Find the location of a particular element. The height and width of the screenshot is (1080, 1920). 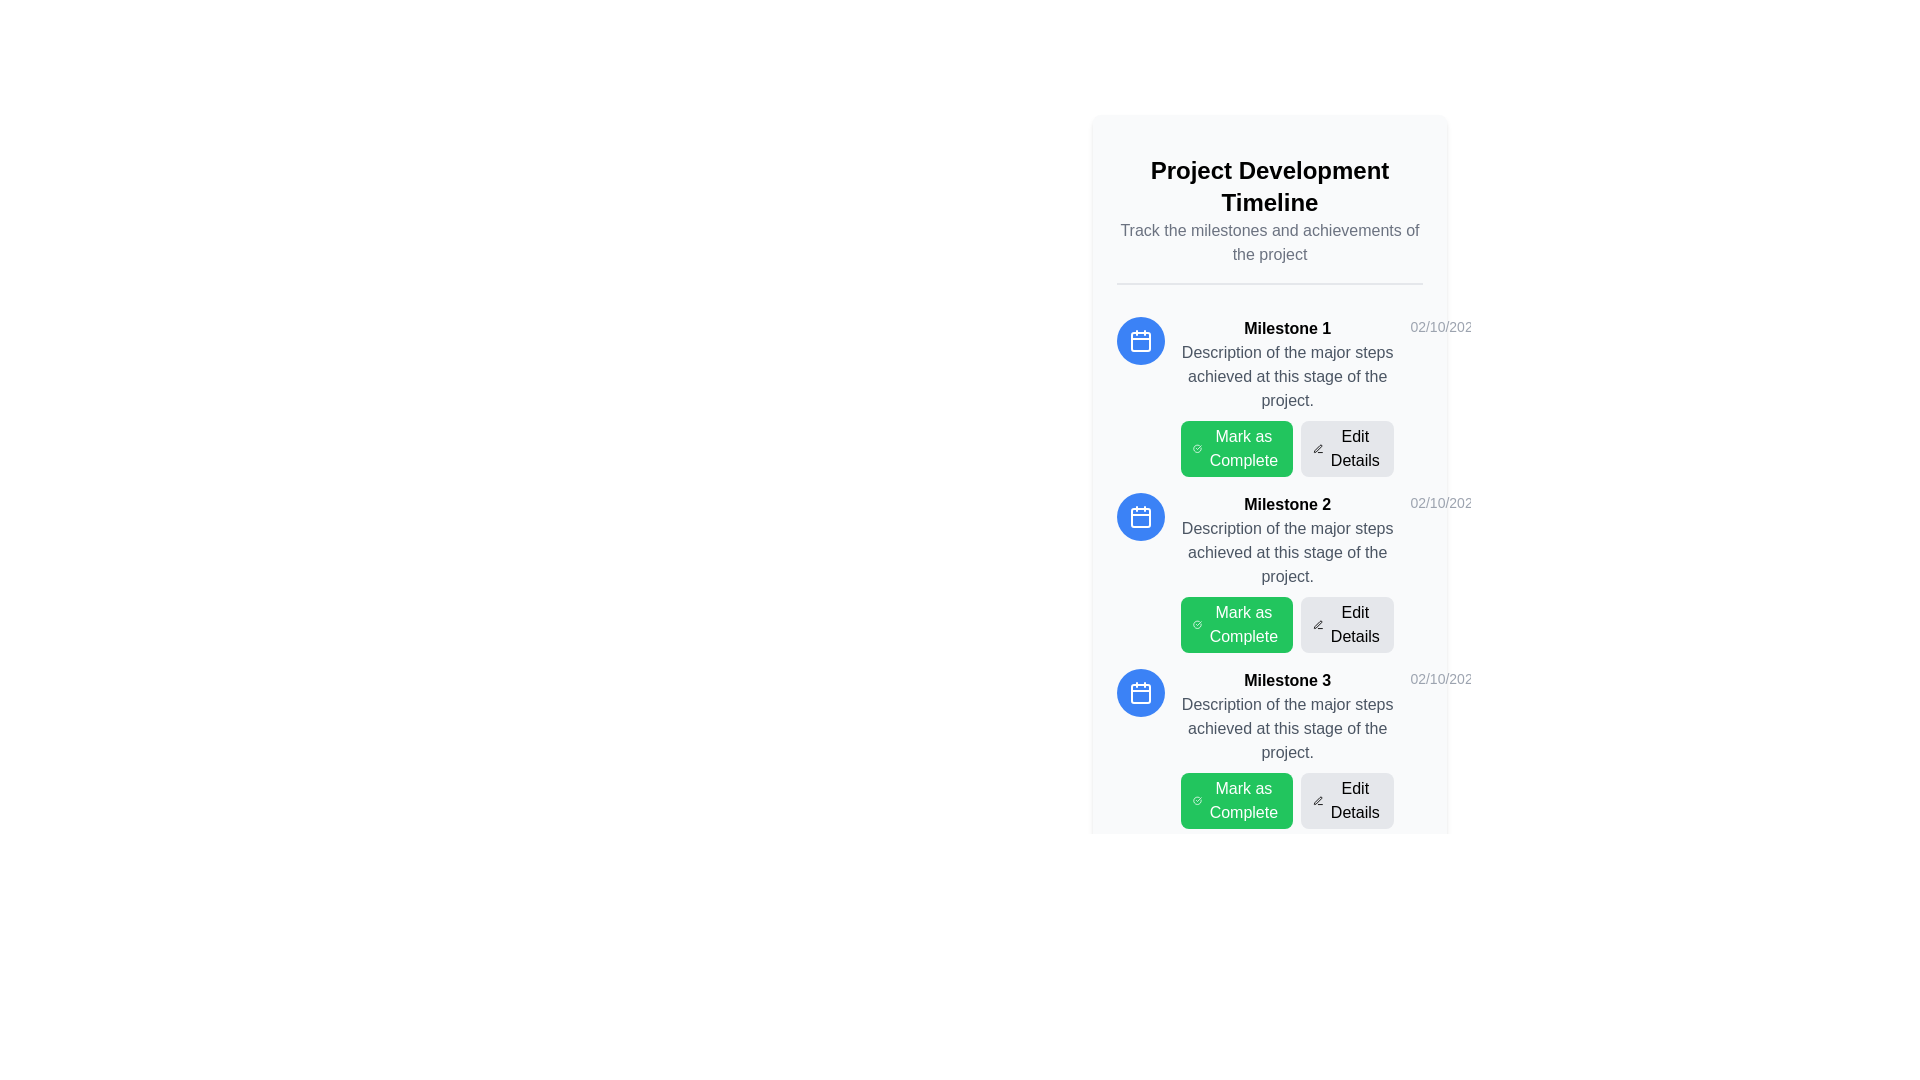

the icon indicating completion of a milestone, located inside the green 'Mark as Complete' button in the 'Milestone 3' section is located at coordinates (1197, 800).